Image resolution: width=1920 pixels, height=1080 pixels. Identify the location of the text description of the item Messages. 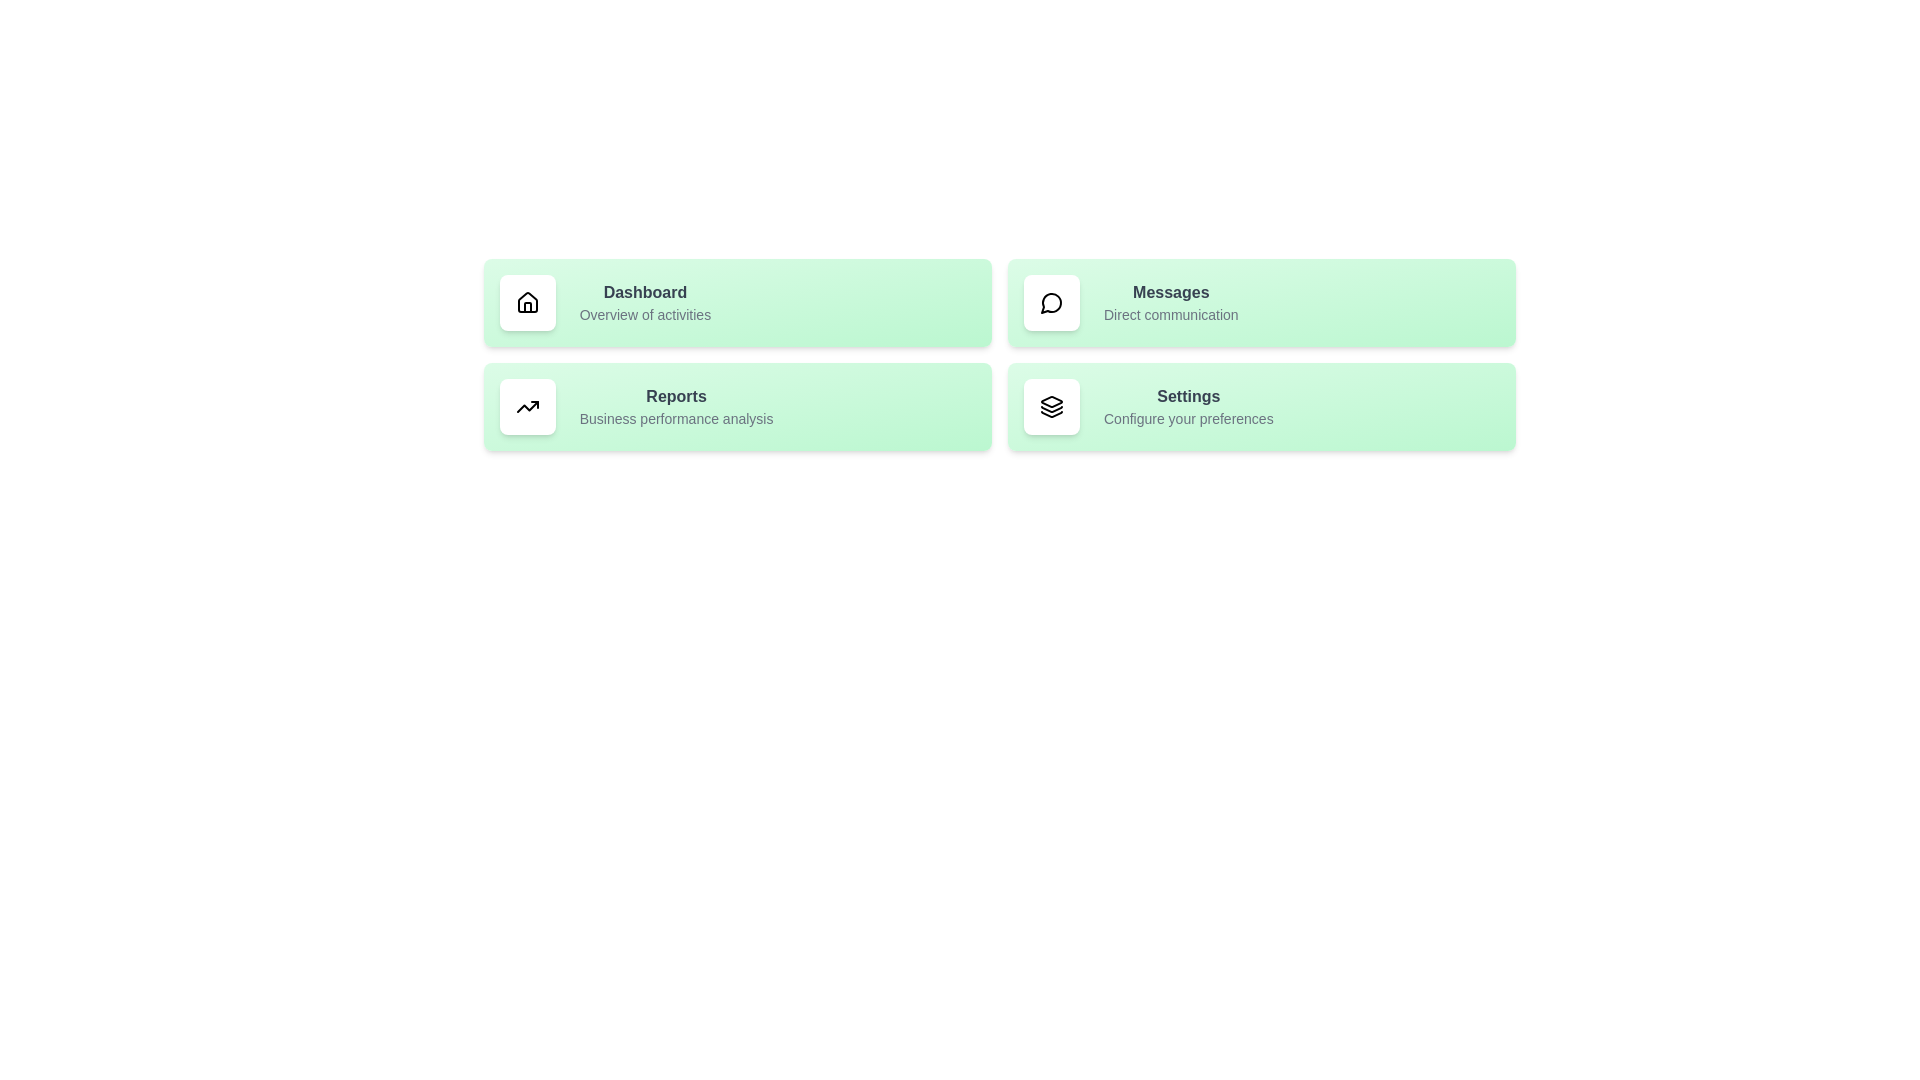
(1171, 315).